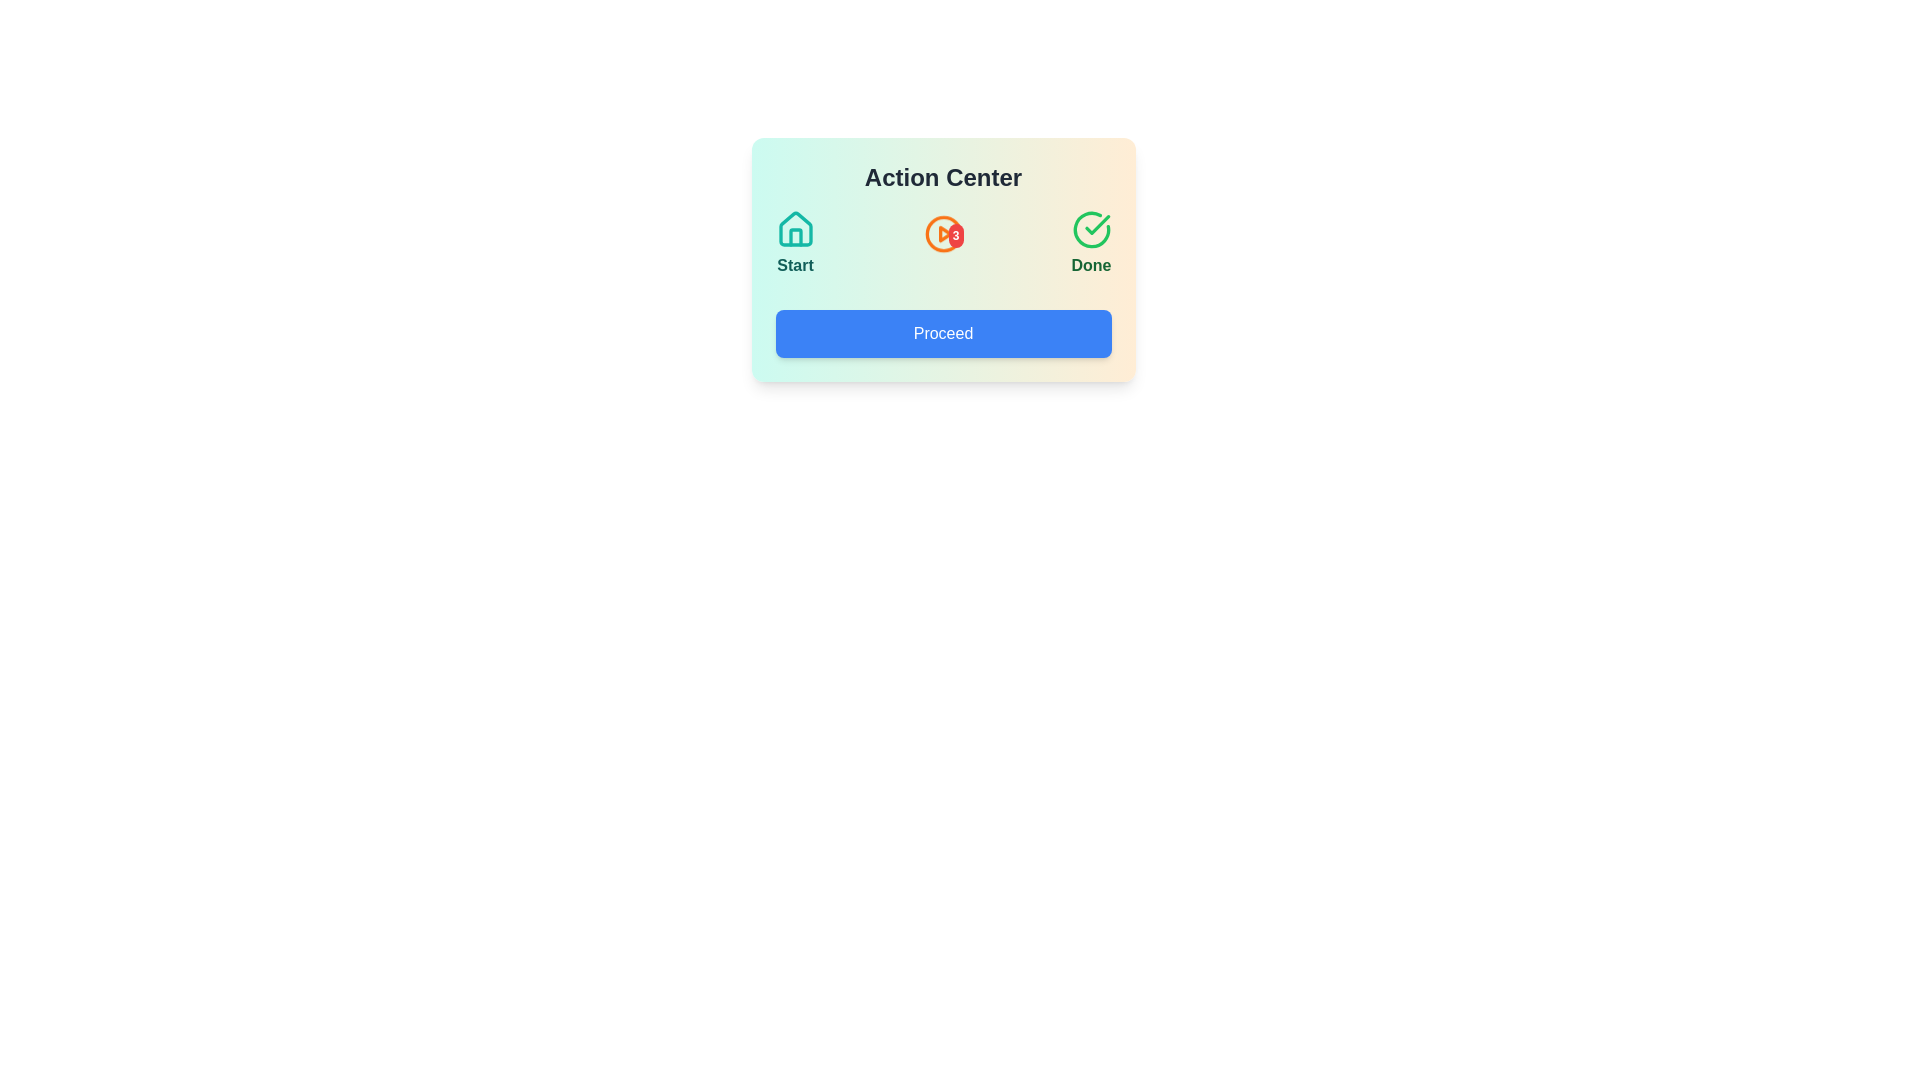  Describe the element at coordinates (942, 242) in the screenshot. I see `the notification badge icon representing an item count of 3, located between the 'Start' indicator and the 'Done' status icon` at that location.